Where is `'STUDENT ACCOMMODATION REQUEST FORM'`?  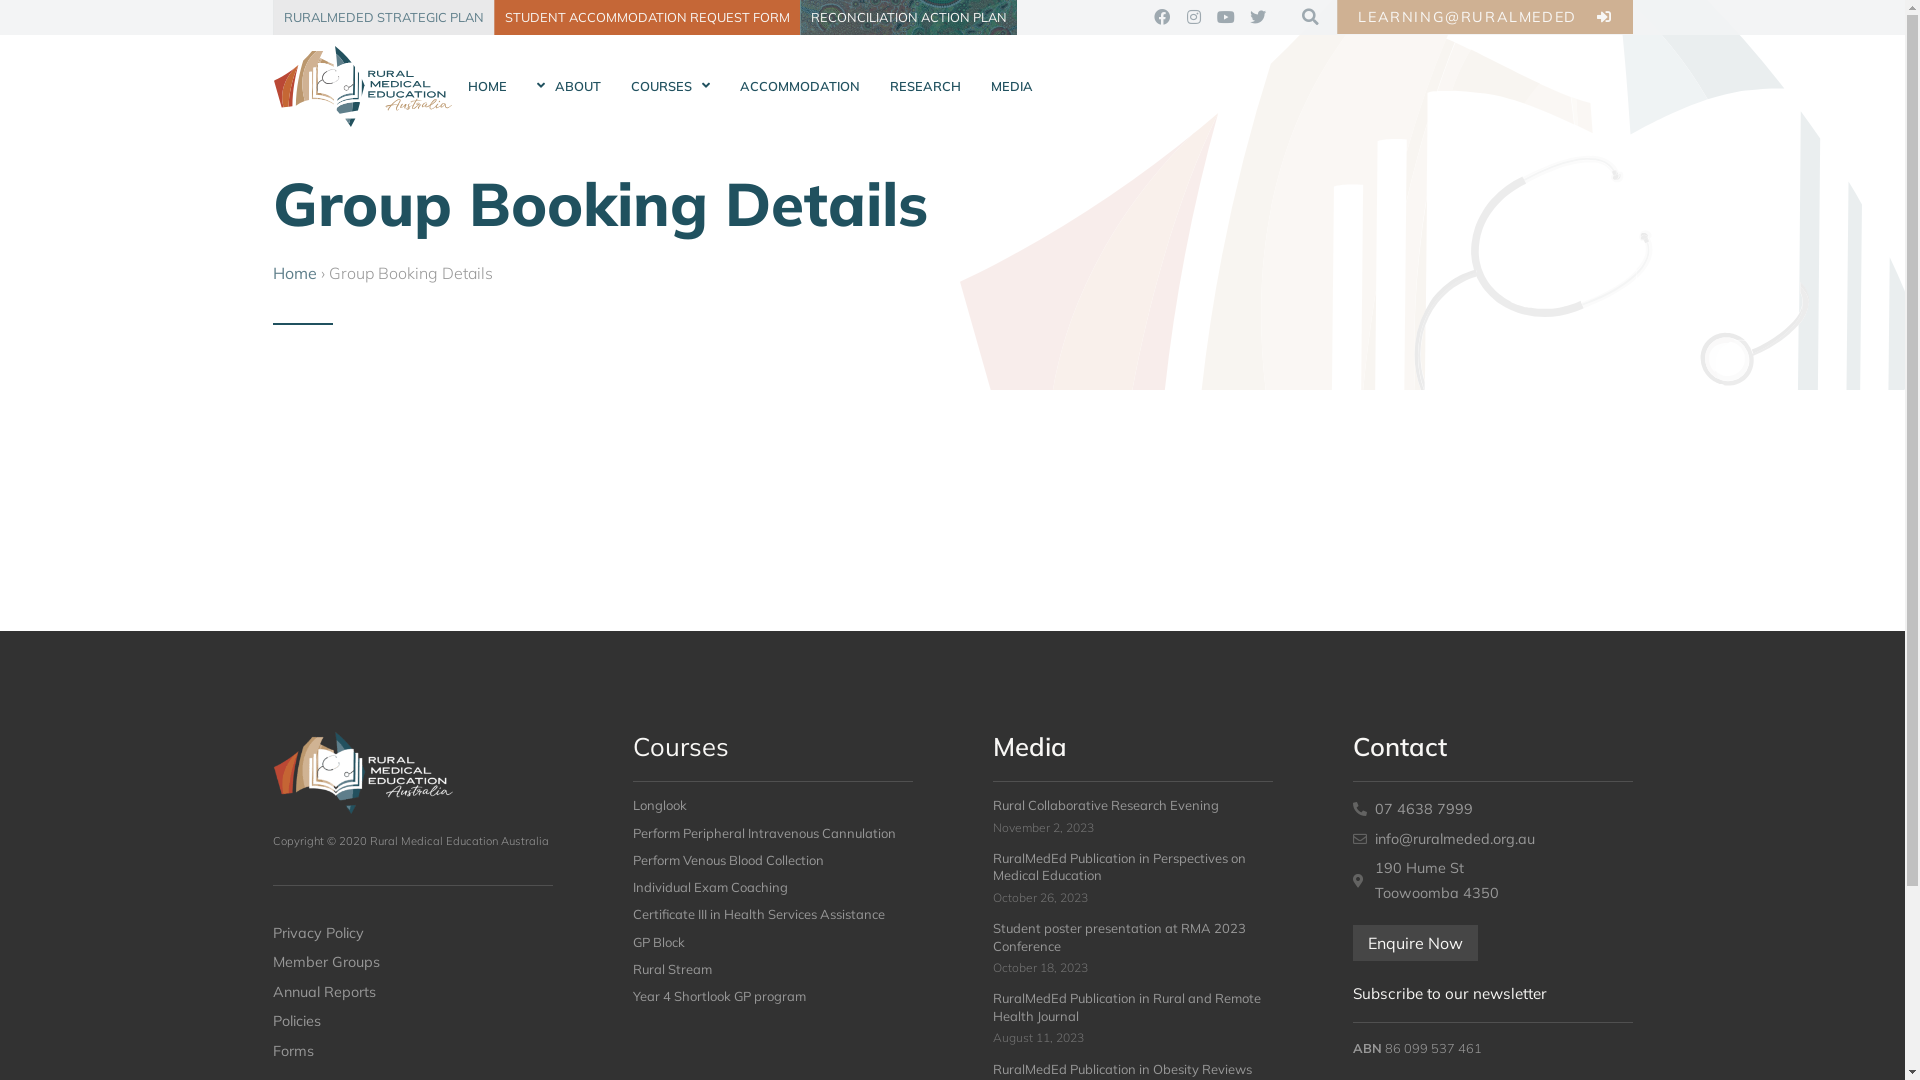
'STUDENT ACCOMMODATION REQUEST FORM' is located at coordinates (647, 17).